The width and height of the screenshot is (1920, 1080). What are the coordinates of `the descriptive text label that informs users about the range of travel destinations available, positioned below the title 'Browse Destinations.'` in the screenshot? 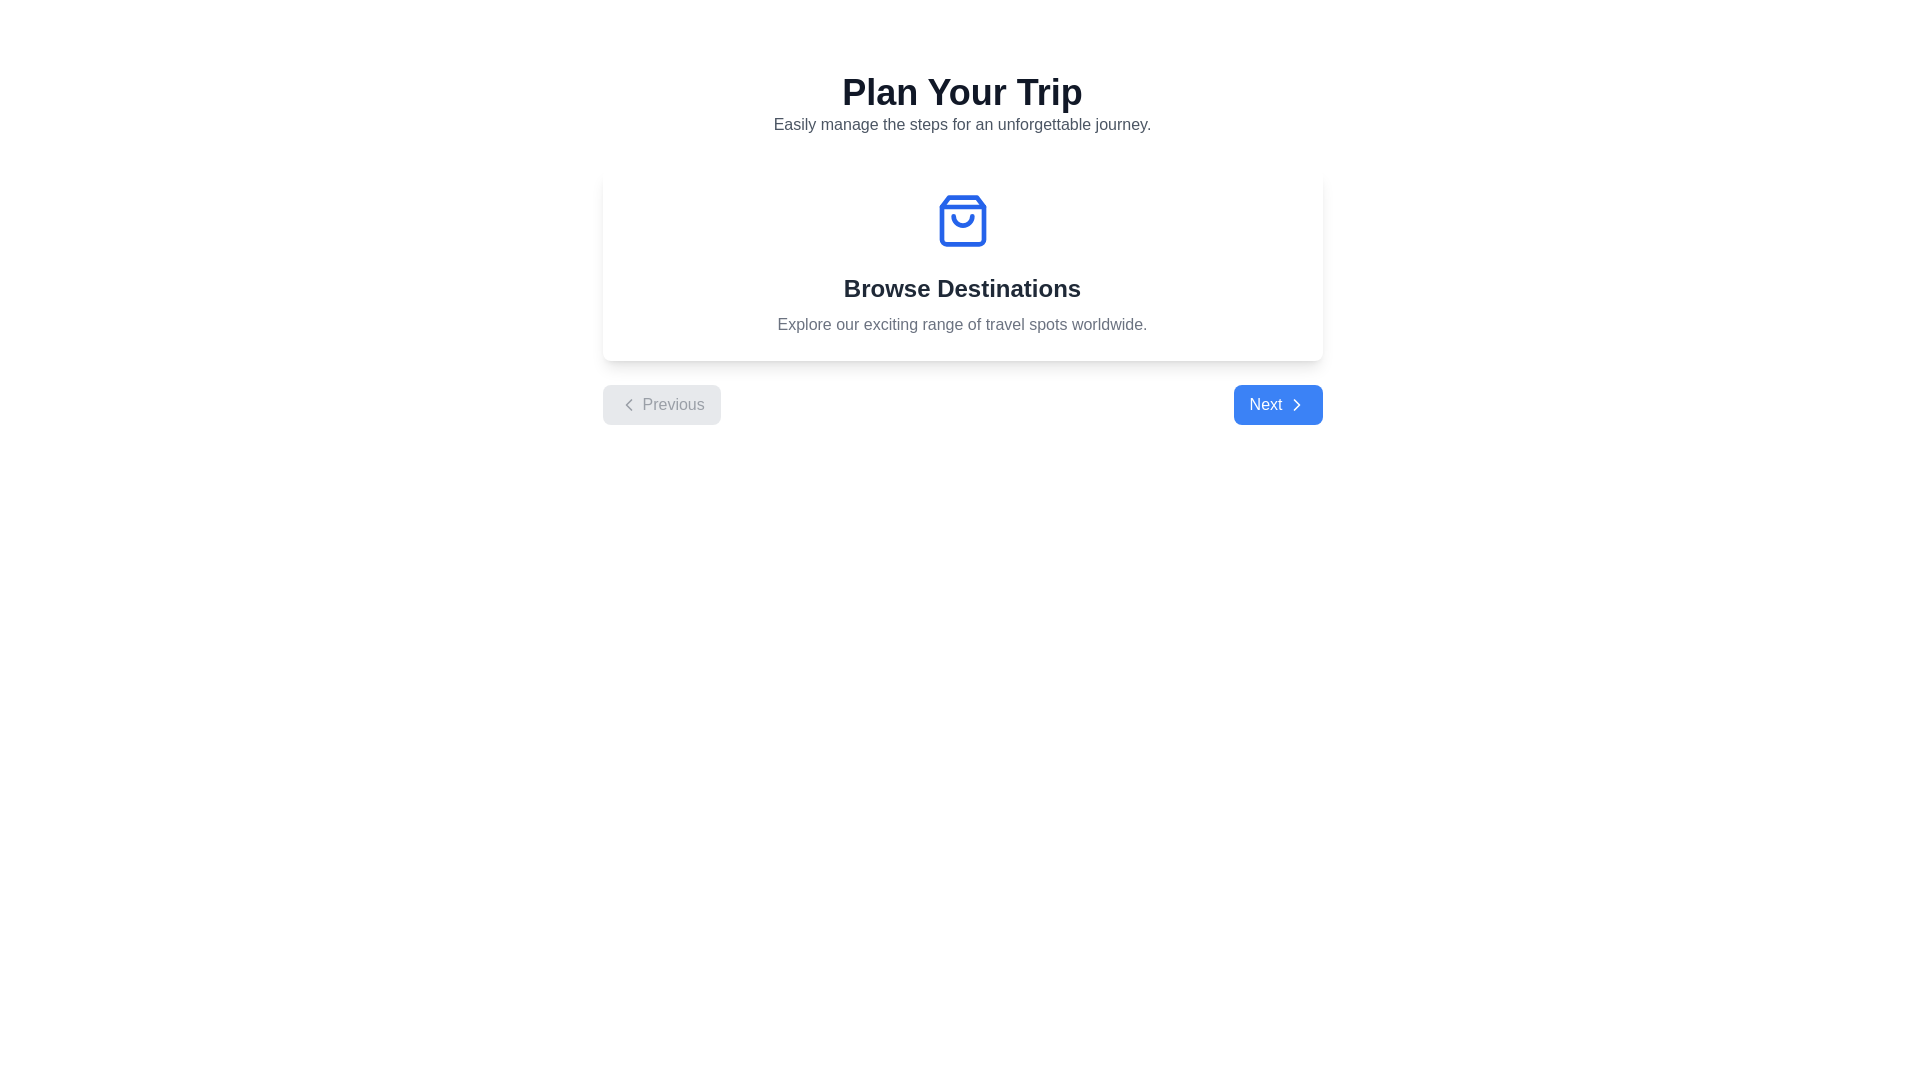 It's located at (962, 323).